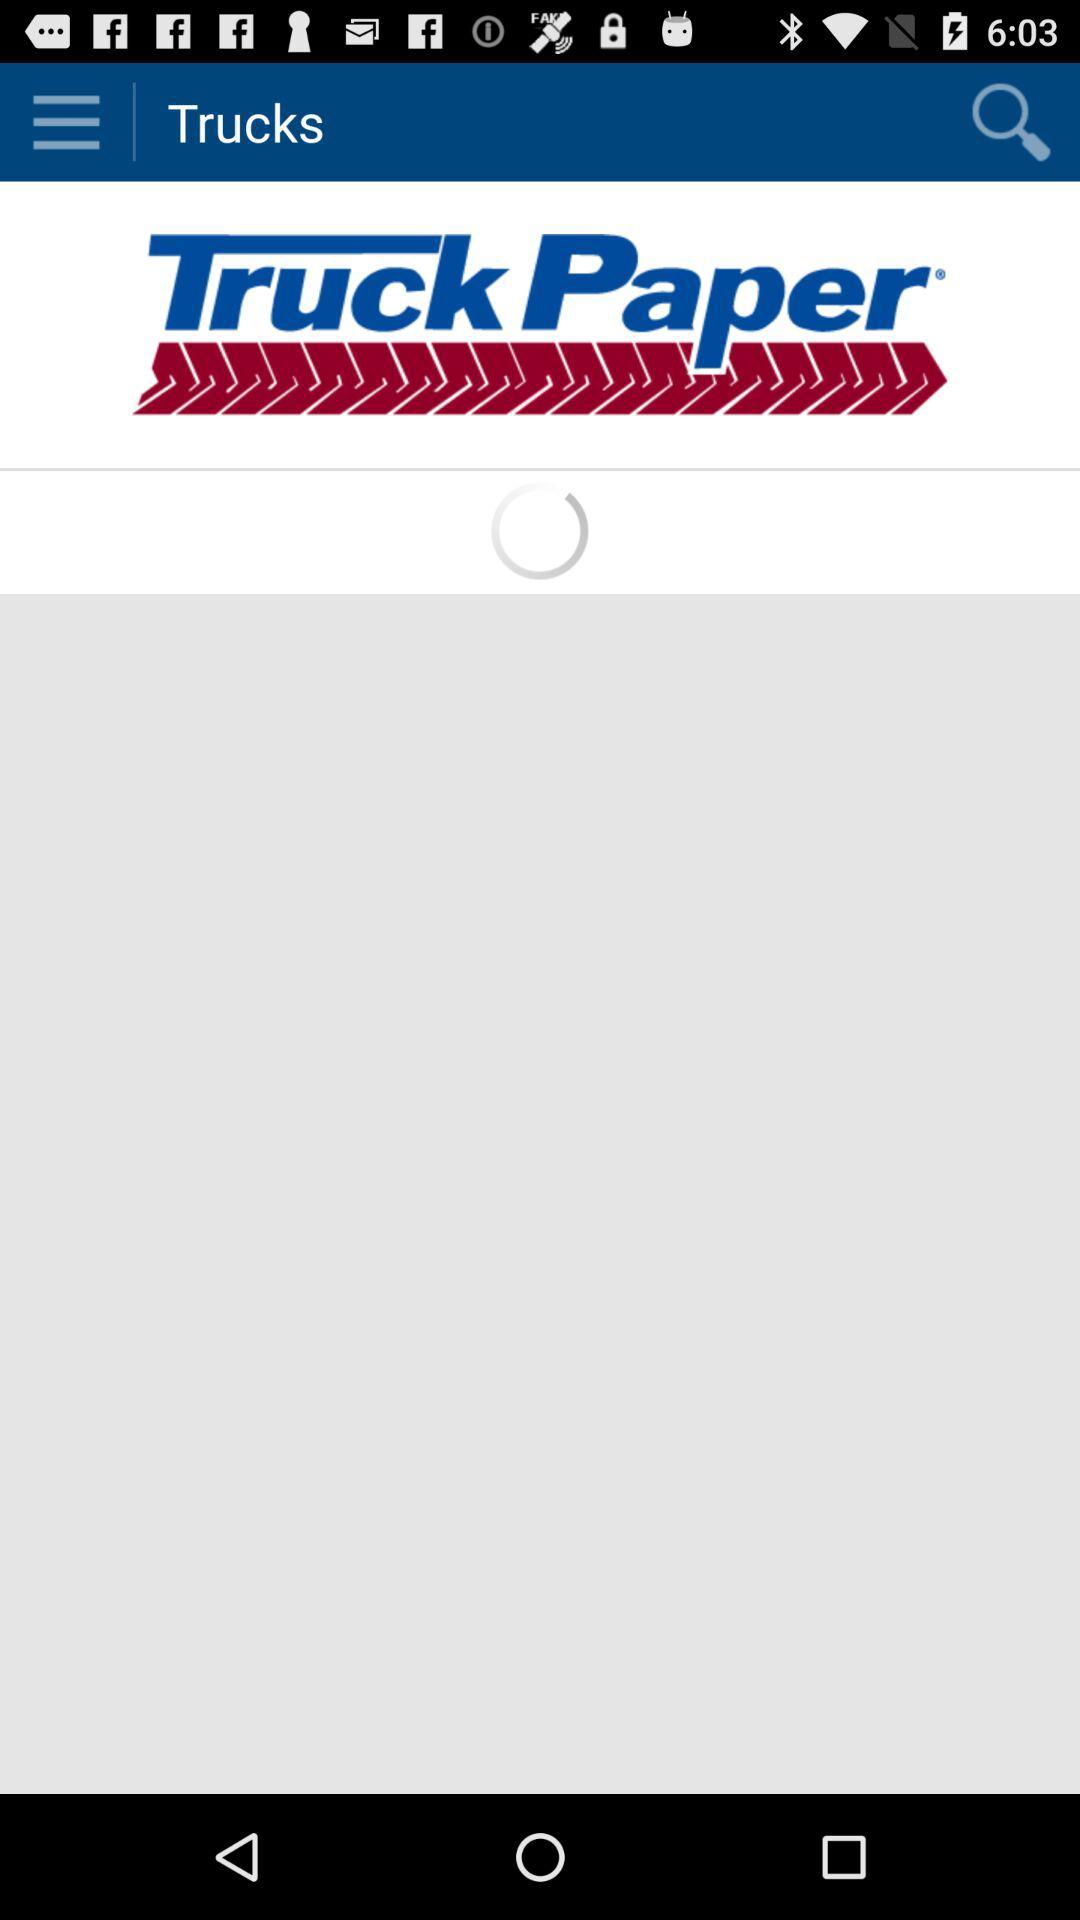  I want to click on the search icon, so click(1010, 129).